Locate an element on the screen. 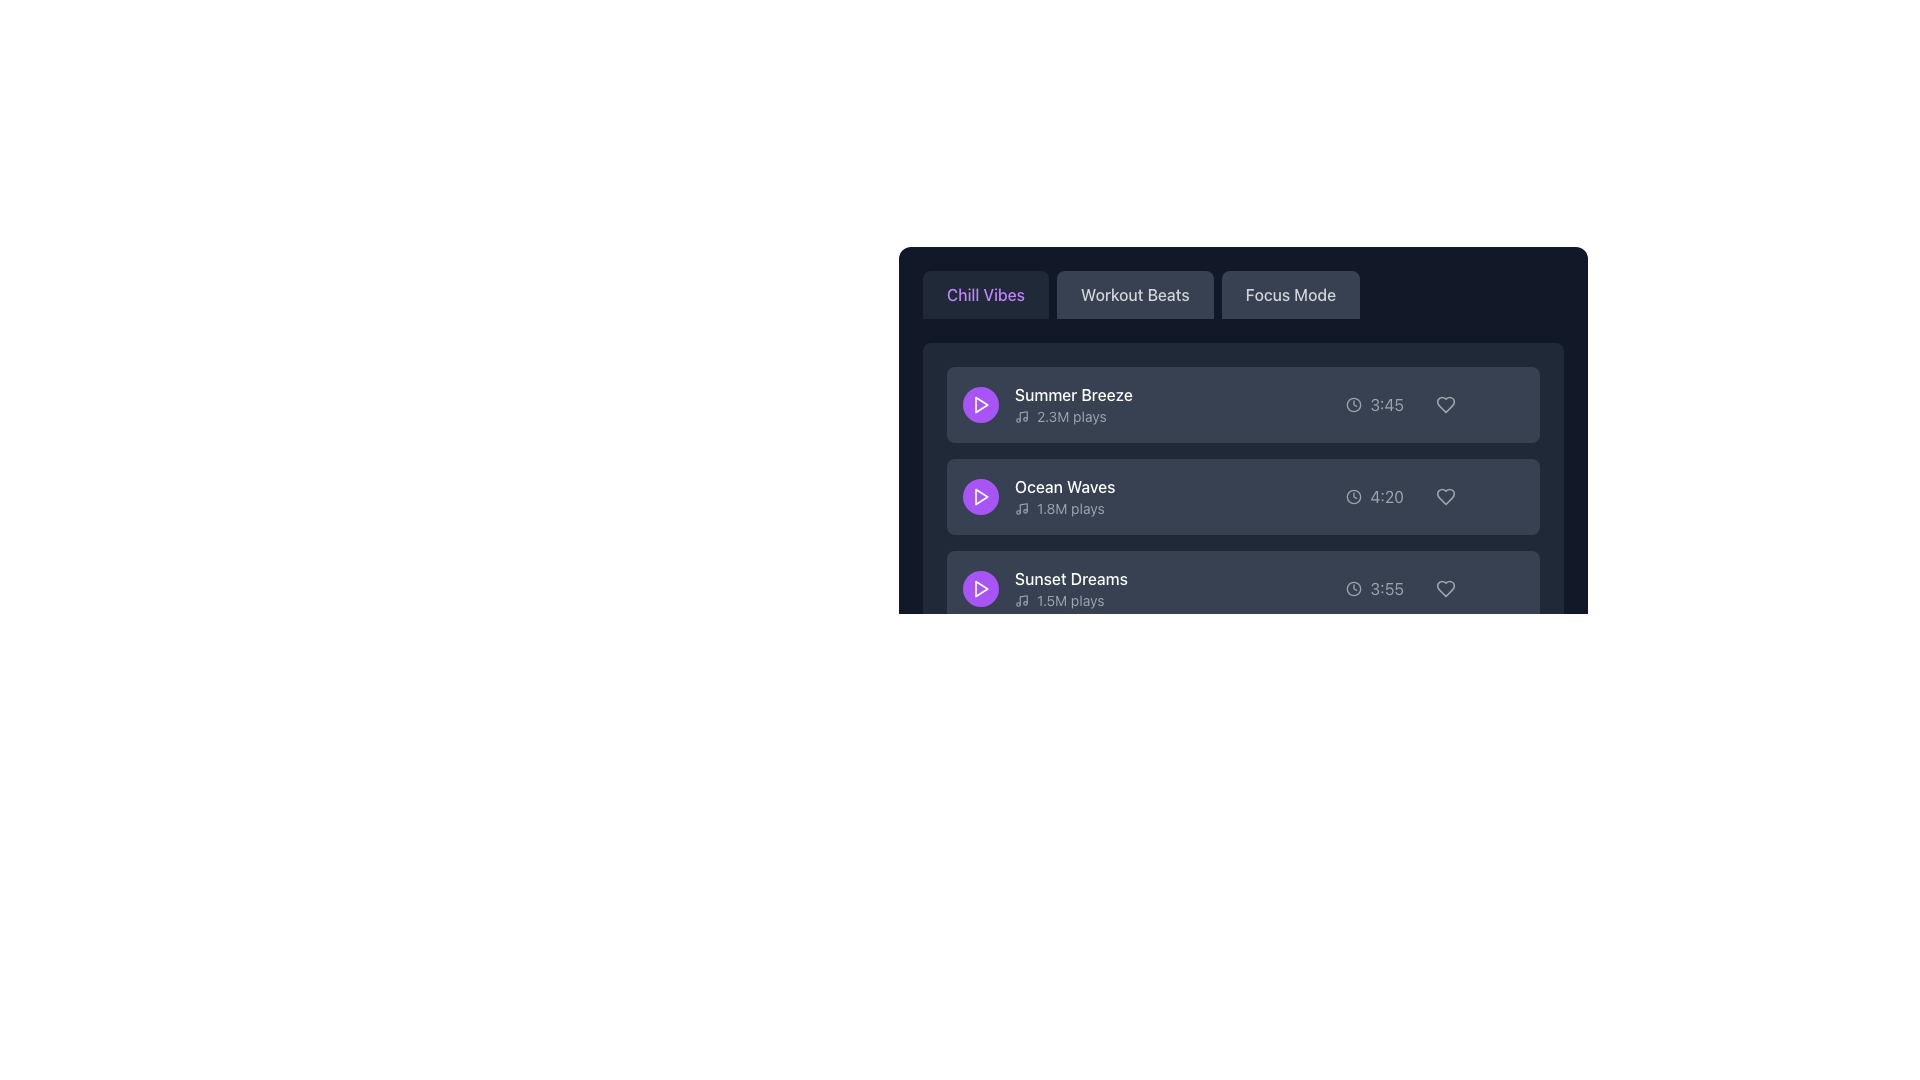  the text label displaying '1.8M plays' which is located below the main heading of the 'Ocean Waves' item and to the right of the music note icon is located at coordinates (1064, 508).